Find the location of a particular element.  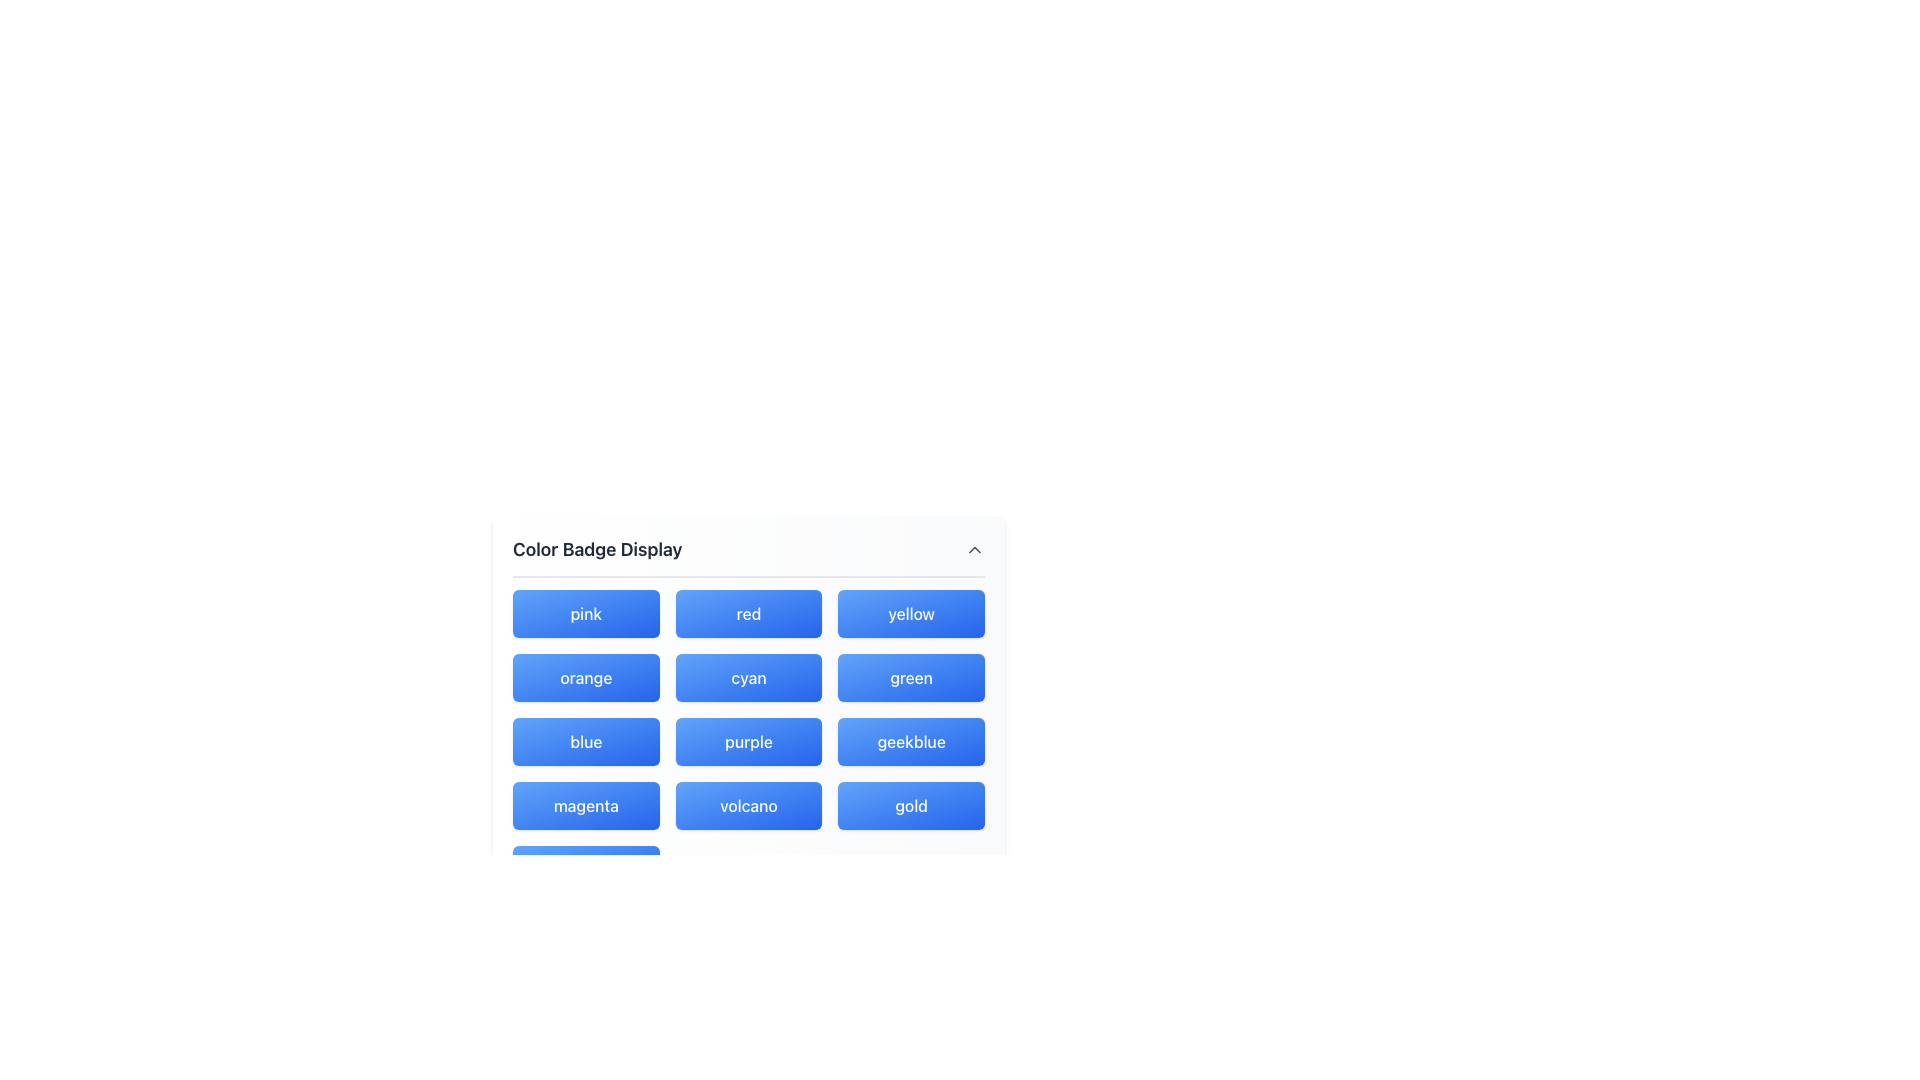

the color display button located in the third row and third column of the grid, which serves as a visual indicator for the labeled color is located at coordinates (910, 741).